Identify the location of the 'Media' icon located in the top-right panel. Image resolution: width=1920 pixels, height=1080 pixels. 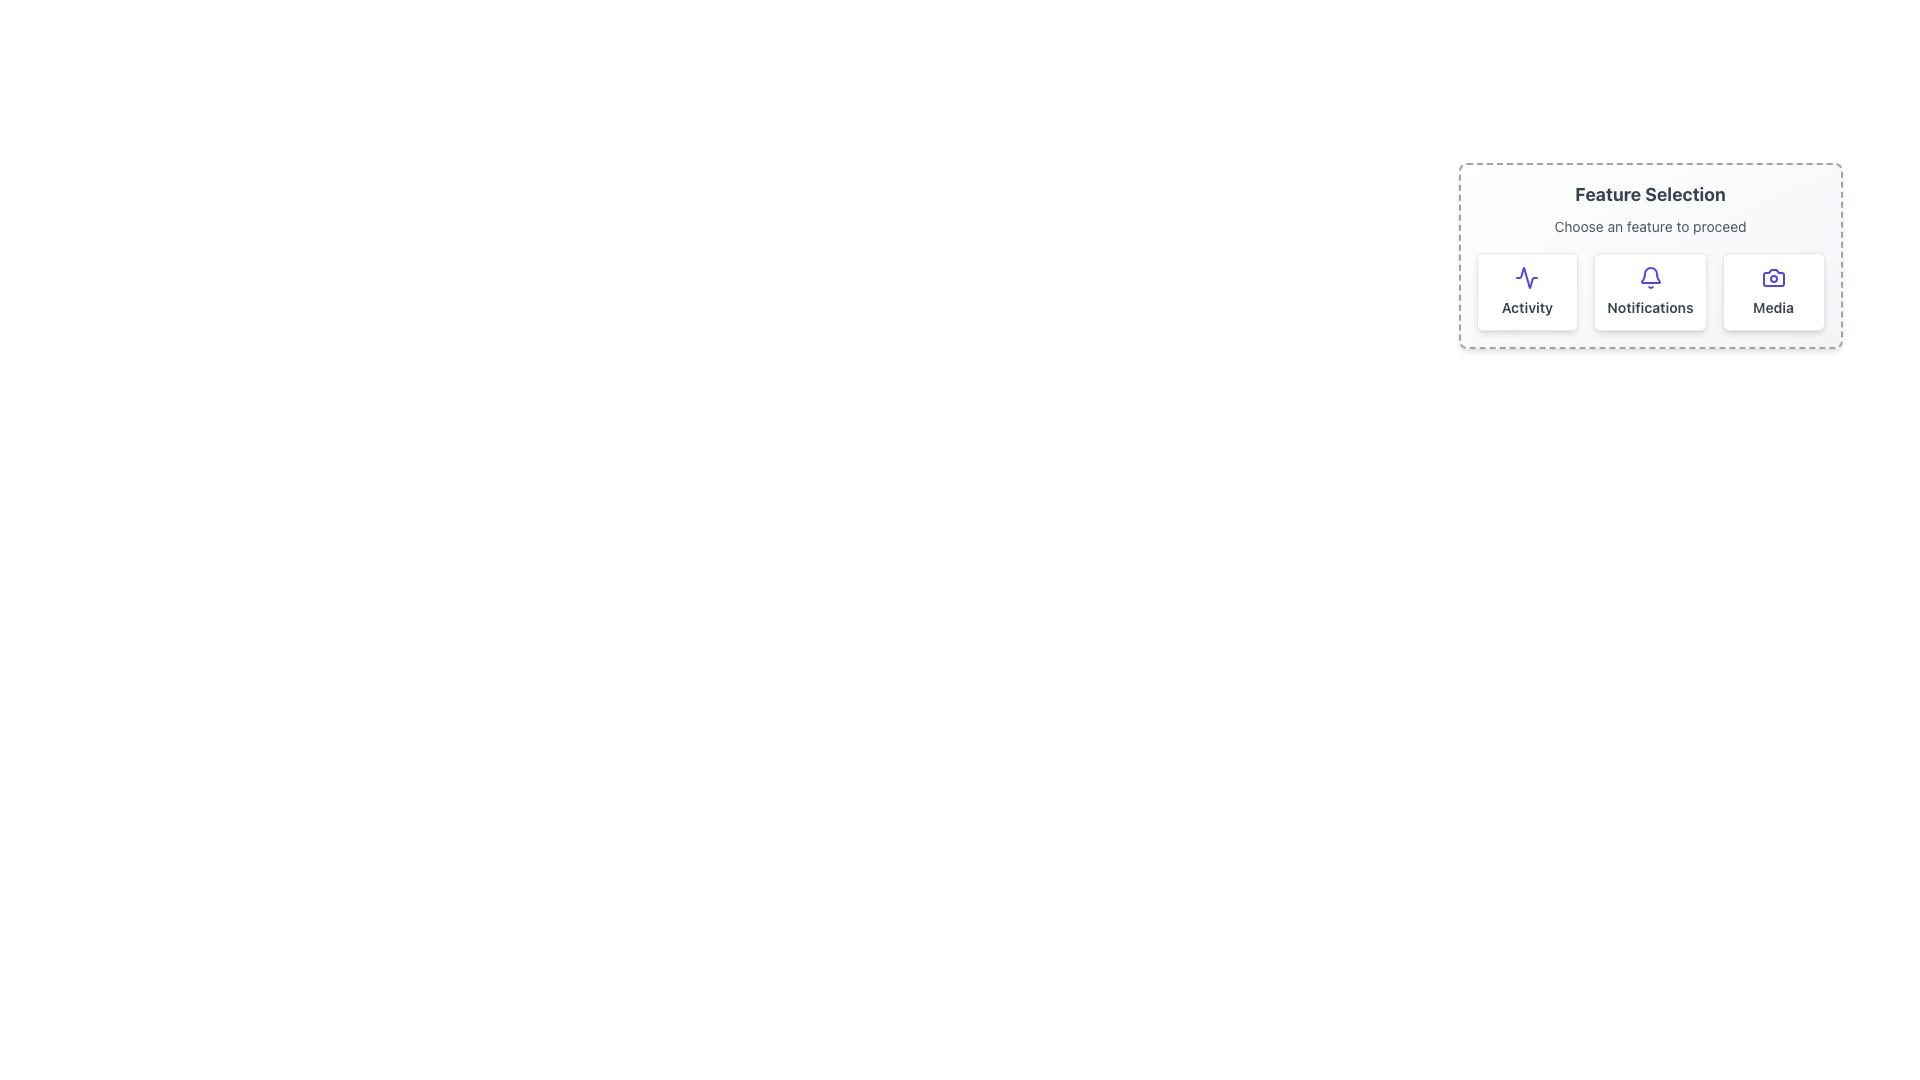
(1773, 277).